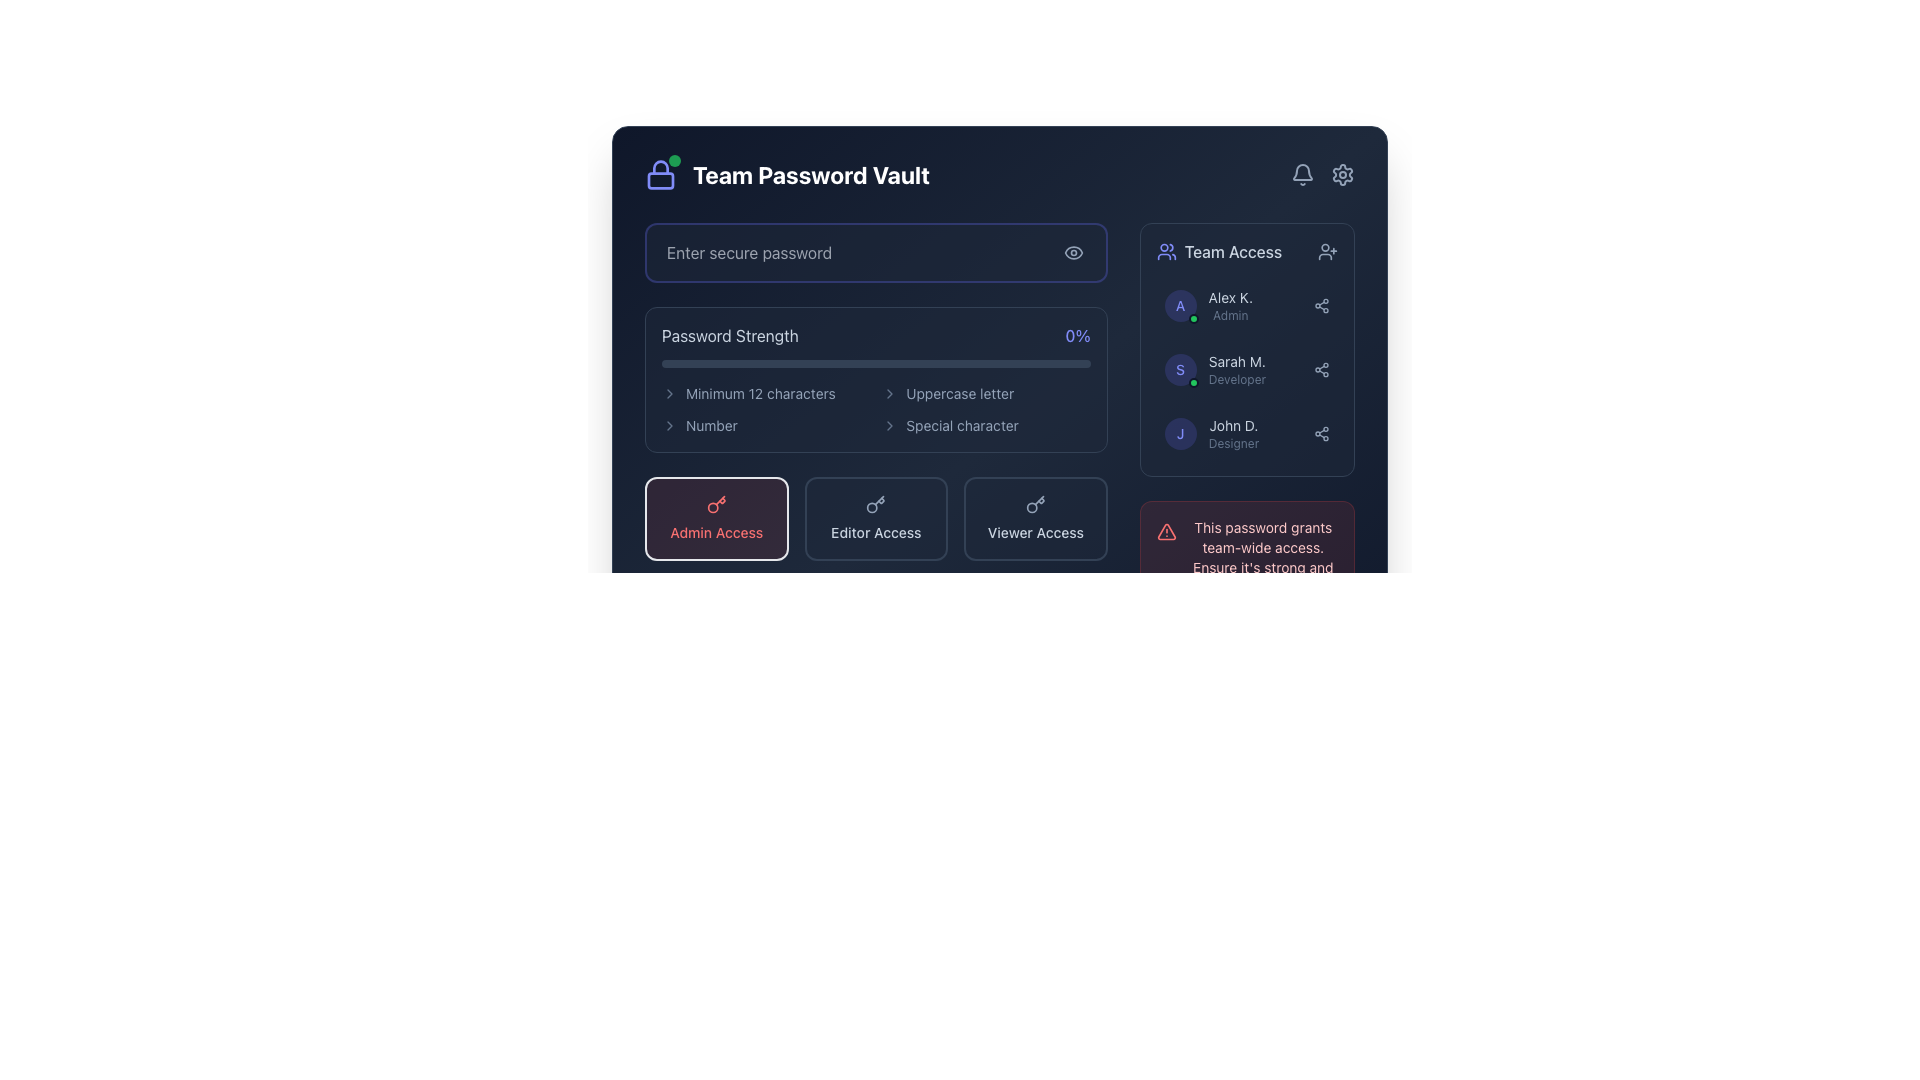 This screenshot has height=1080, width=1920. What do you see at coordinates (811, 173) in the screenshot?
I see `bold and large-sized header text 'Team Password Vault' styled in white, located in the top central part of the interface` at bounding box center [811, 173].